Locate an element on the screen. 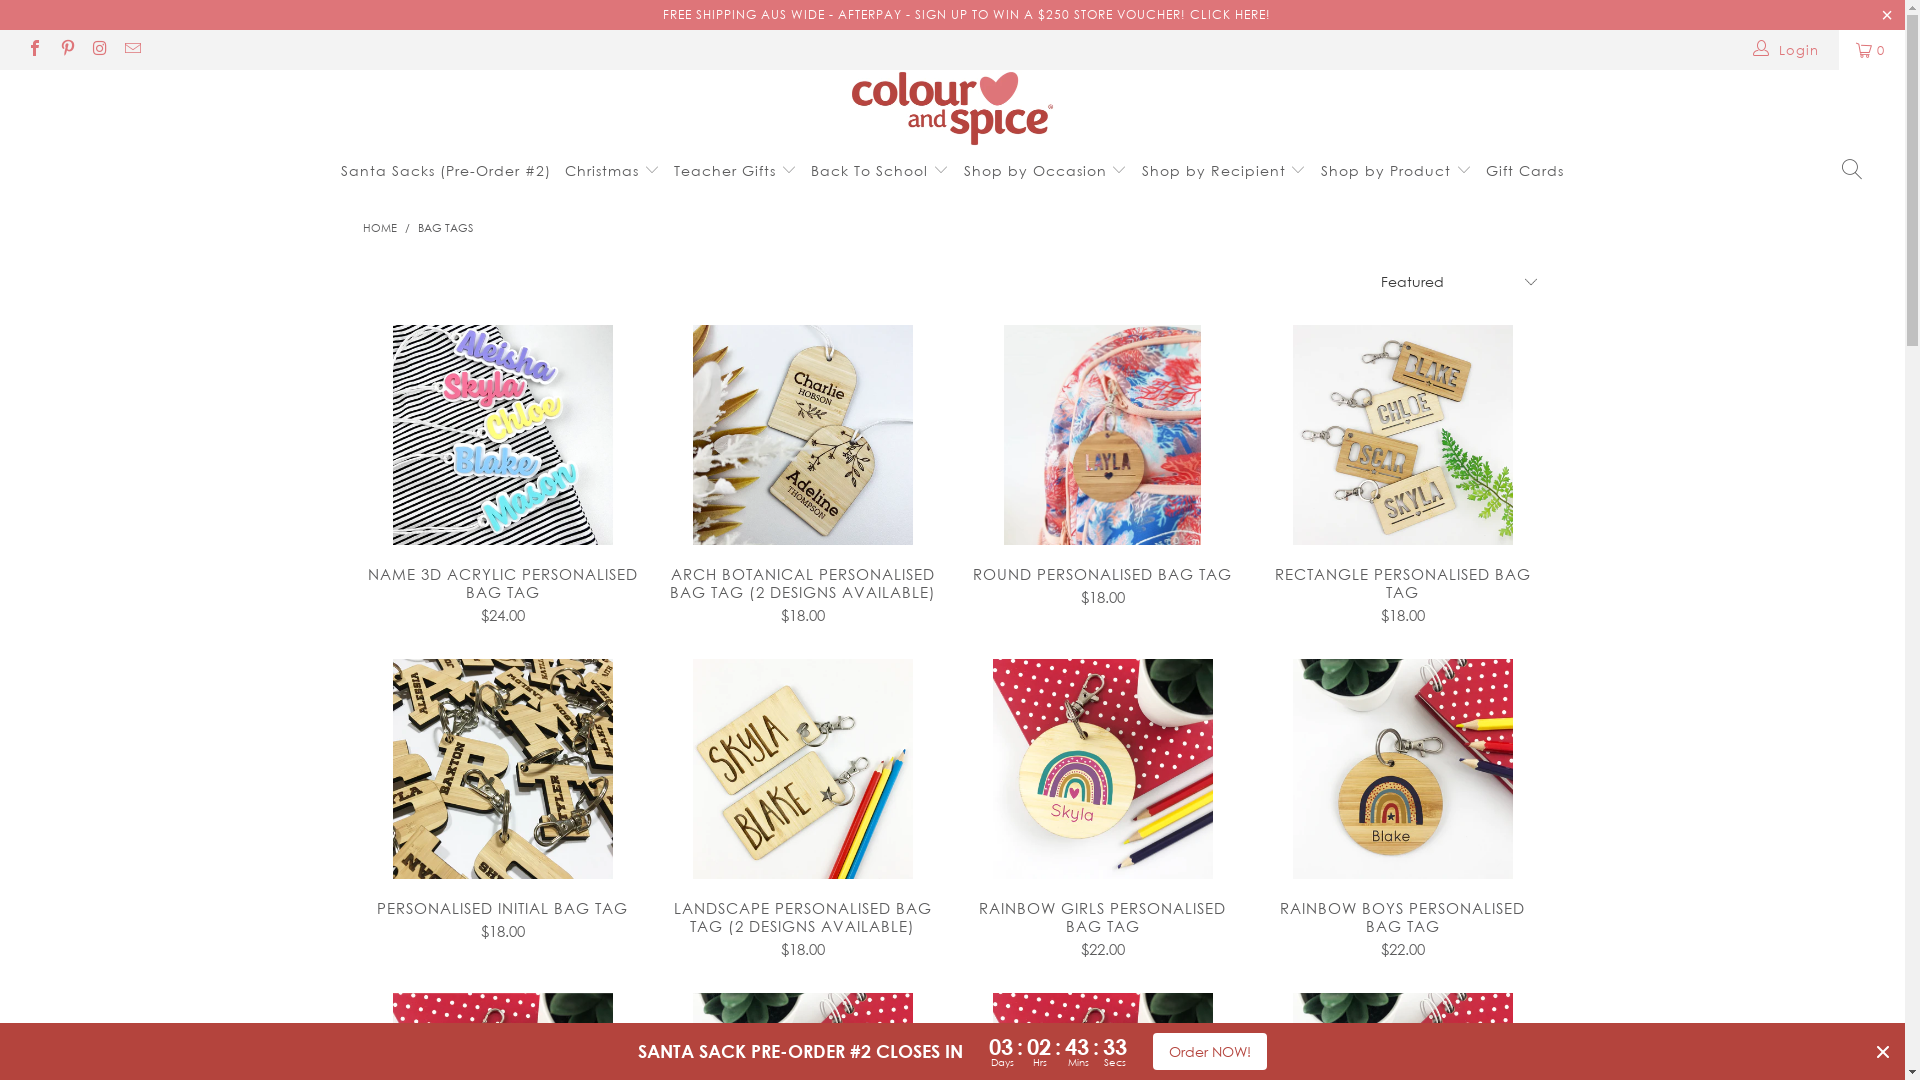  '0' is located at coordinates (1871, 49).